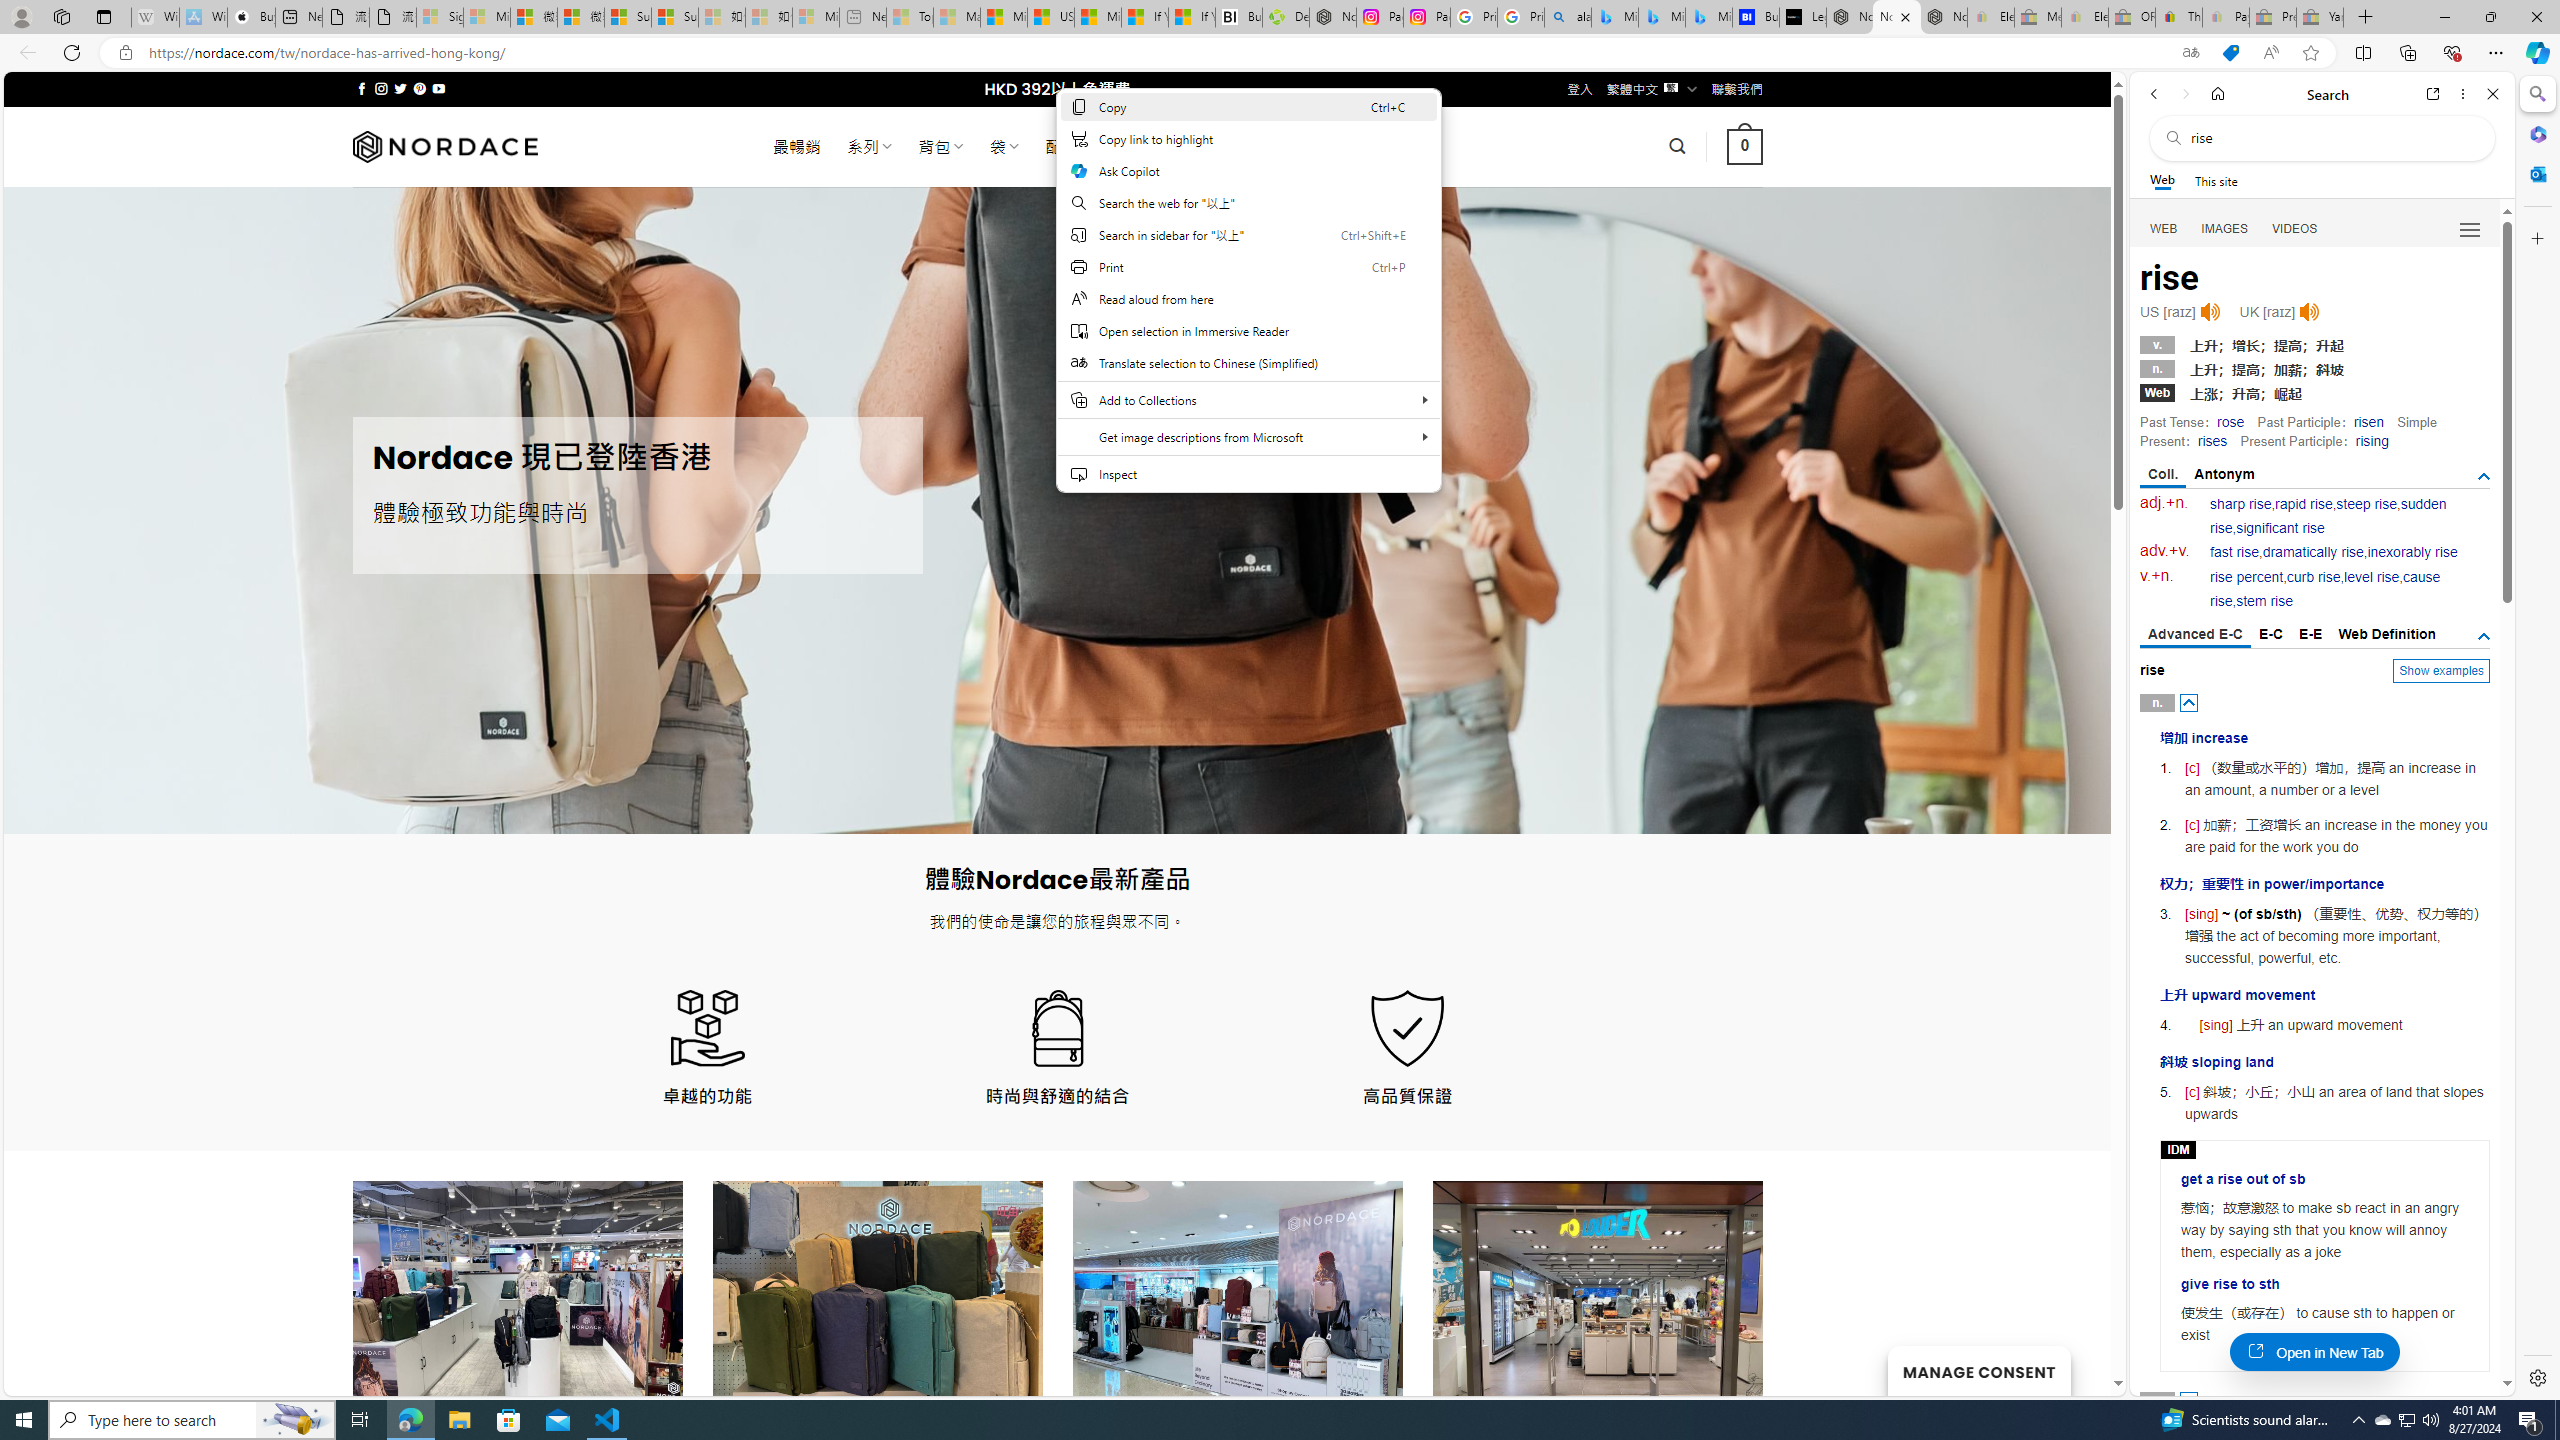  Describe the element at coordinates (2162, 180) in the screenshot. I see `'Web scope'` at that location.